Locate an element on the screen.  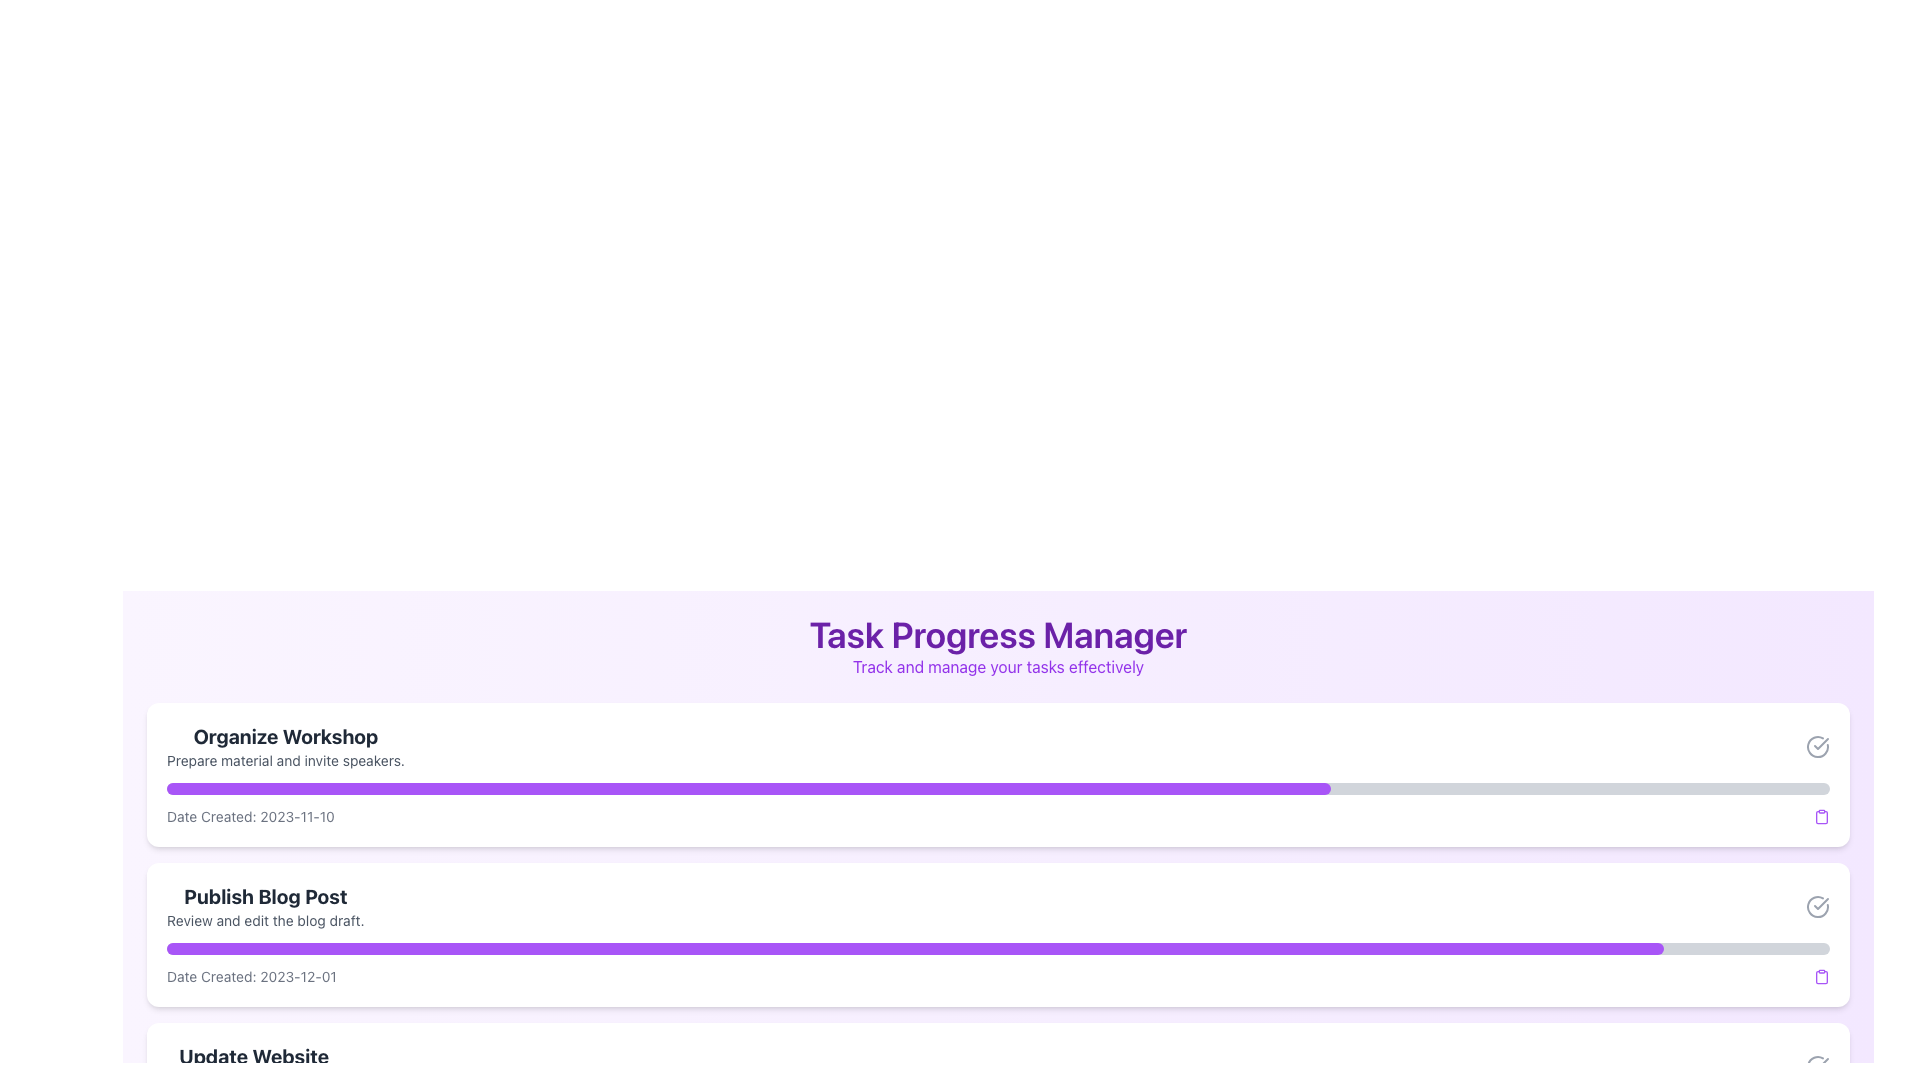
the clipboard icon located at the far-right end of the 'Date Created' section is located at coordinates (1822, 817).